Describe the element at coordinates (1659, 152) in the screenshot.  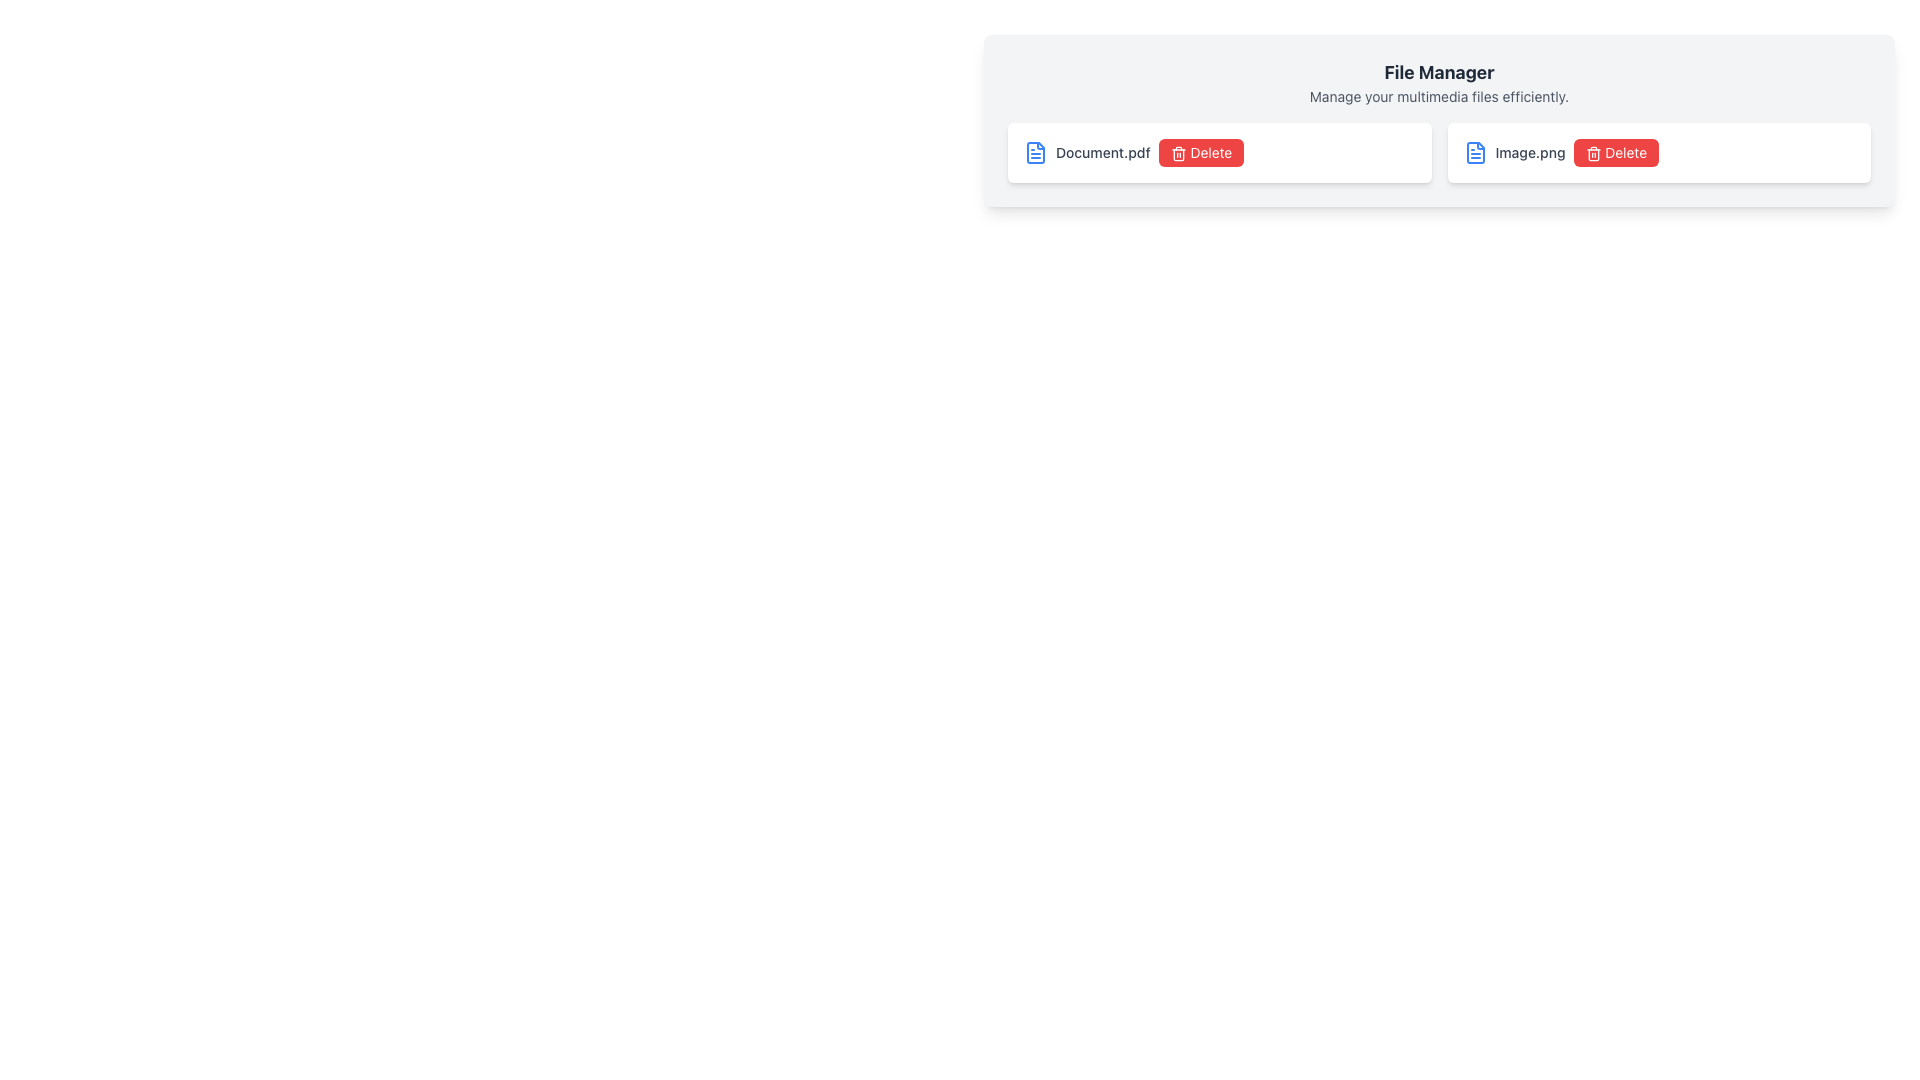
I see `the file entry component displaying the file name 'Image.png'` at that location.